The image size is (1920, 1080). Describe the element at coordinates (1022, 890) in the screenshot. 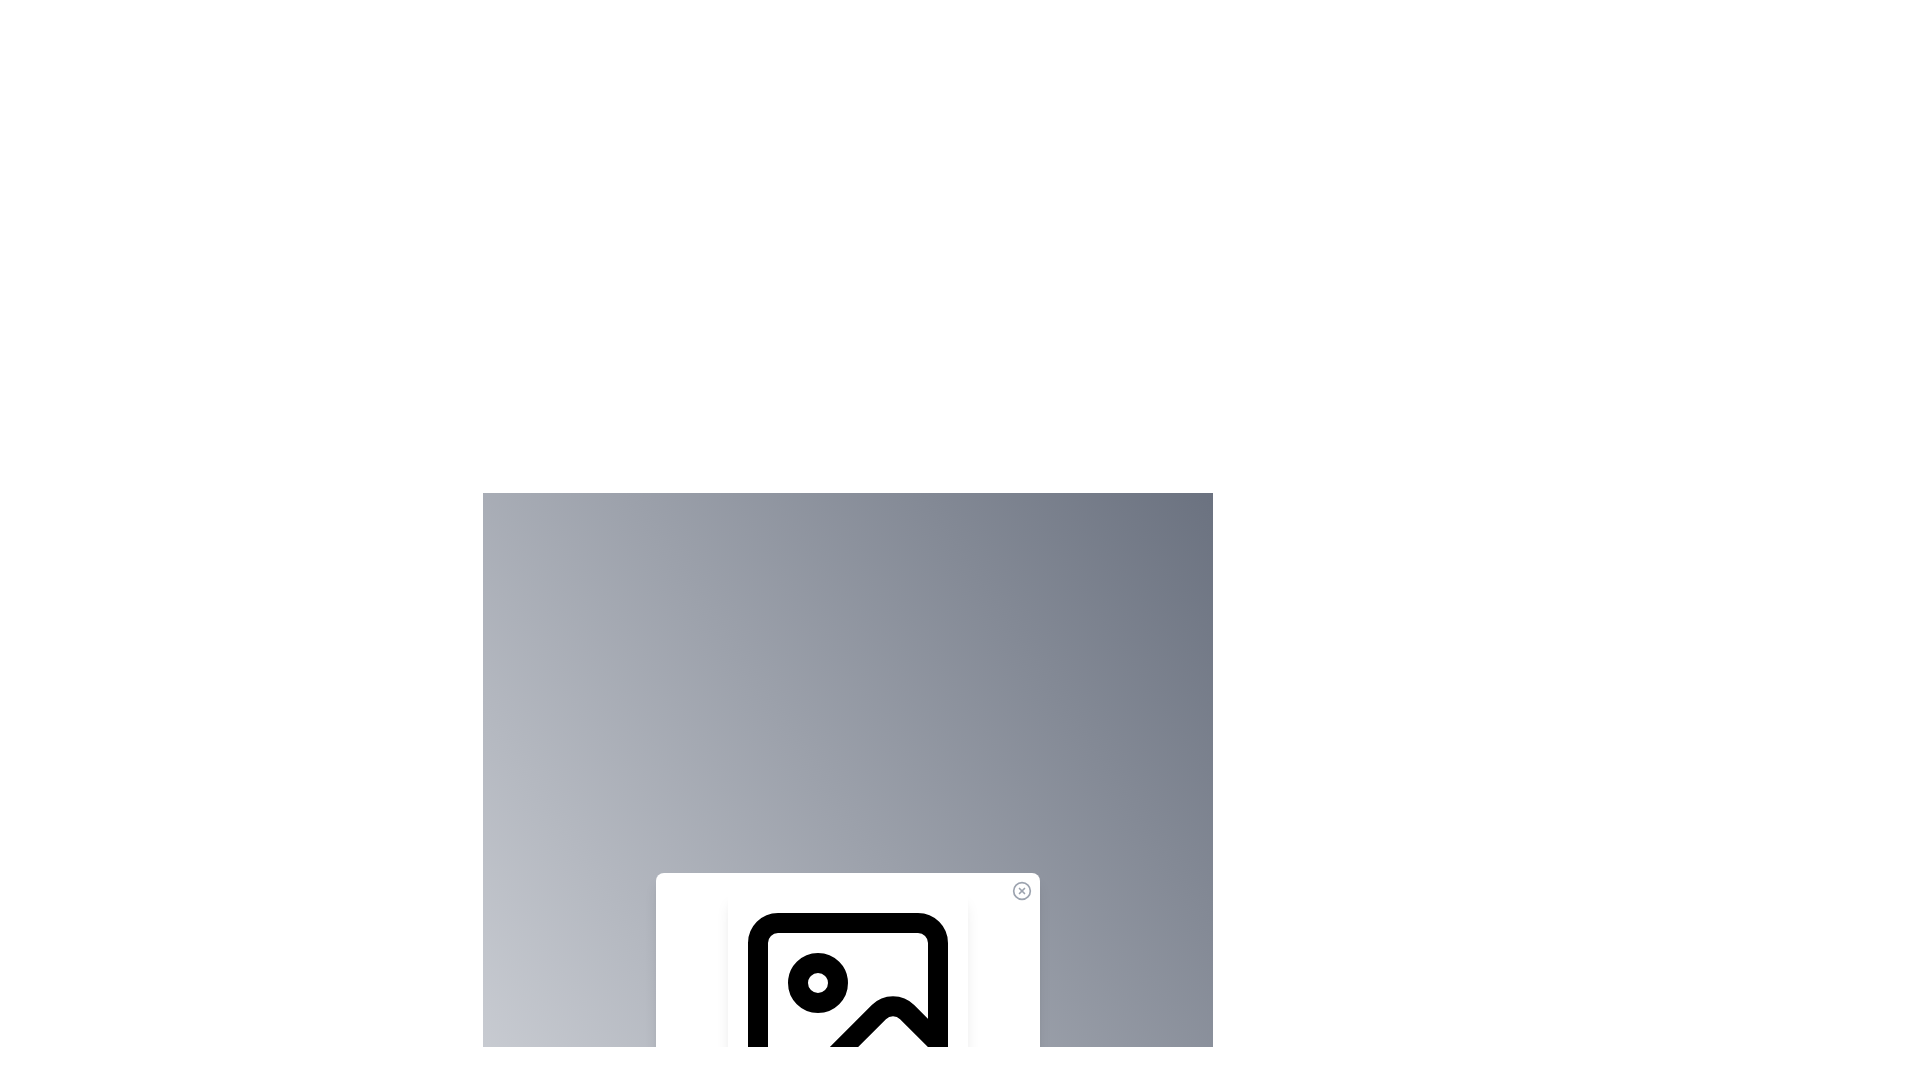

I see `the close button located at the top-right corner of the card-shaped component` at that location.